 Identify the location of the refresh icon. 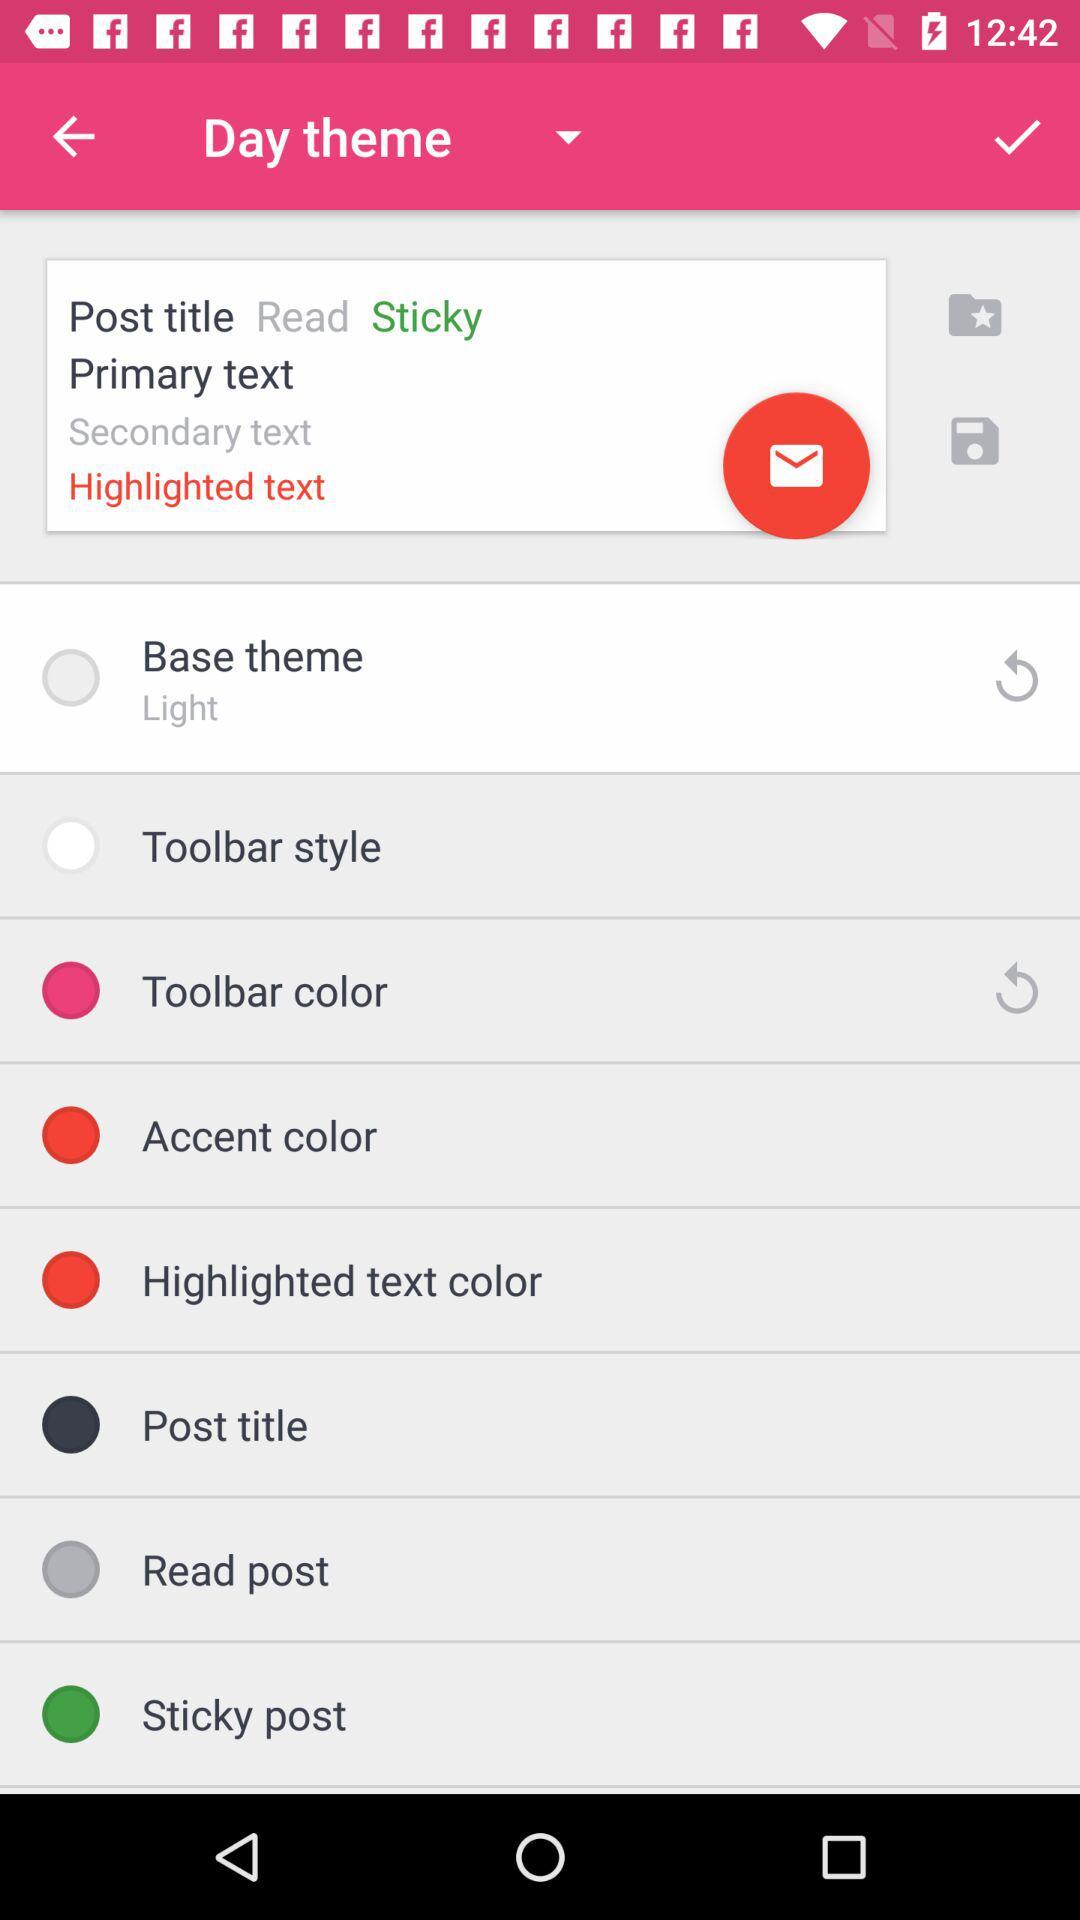
(1017, 989).